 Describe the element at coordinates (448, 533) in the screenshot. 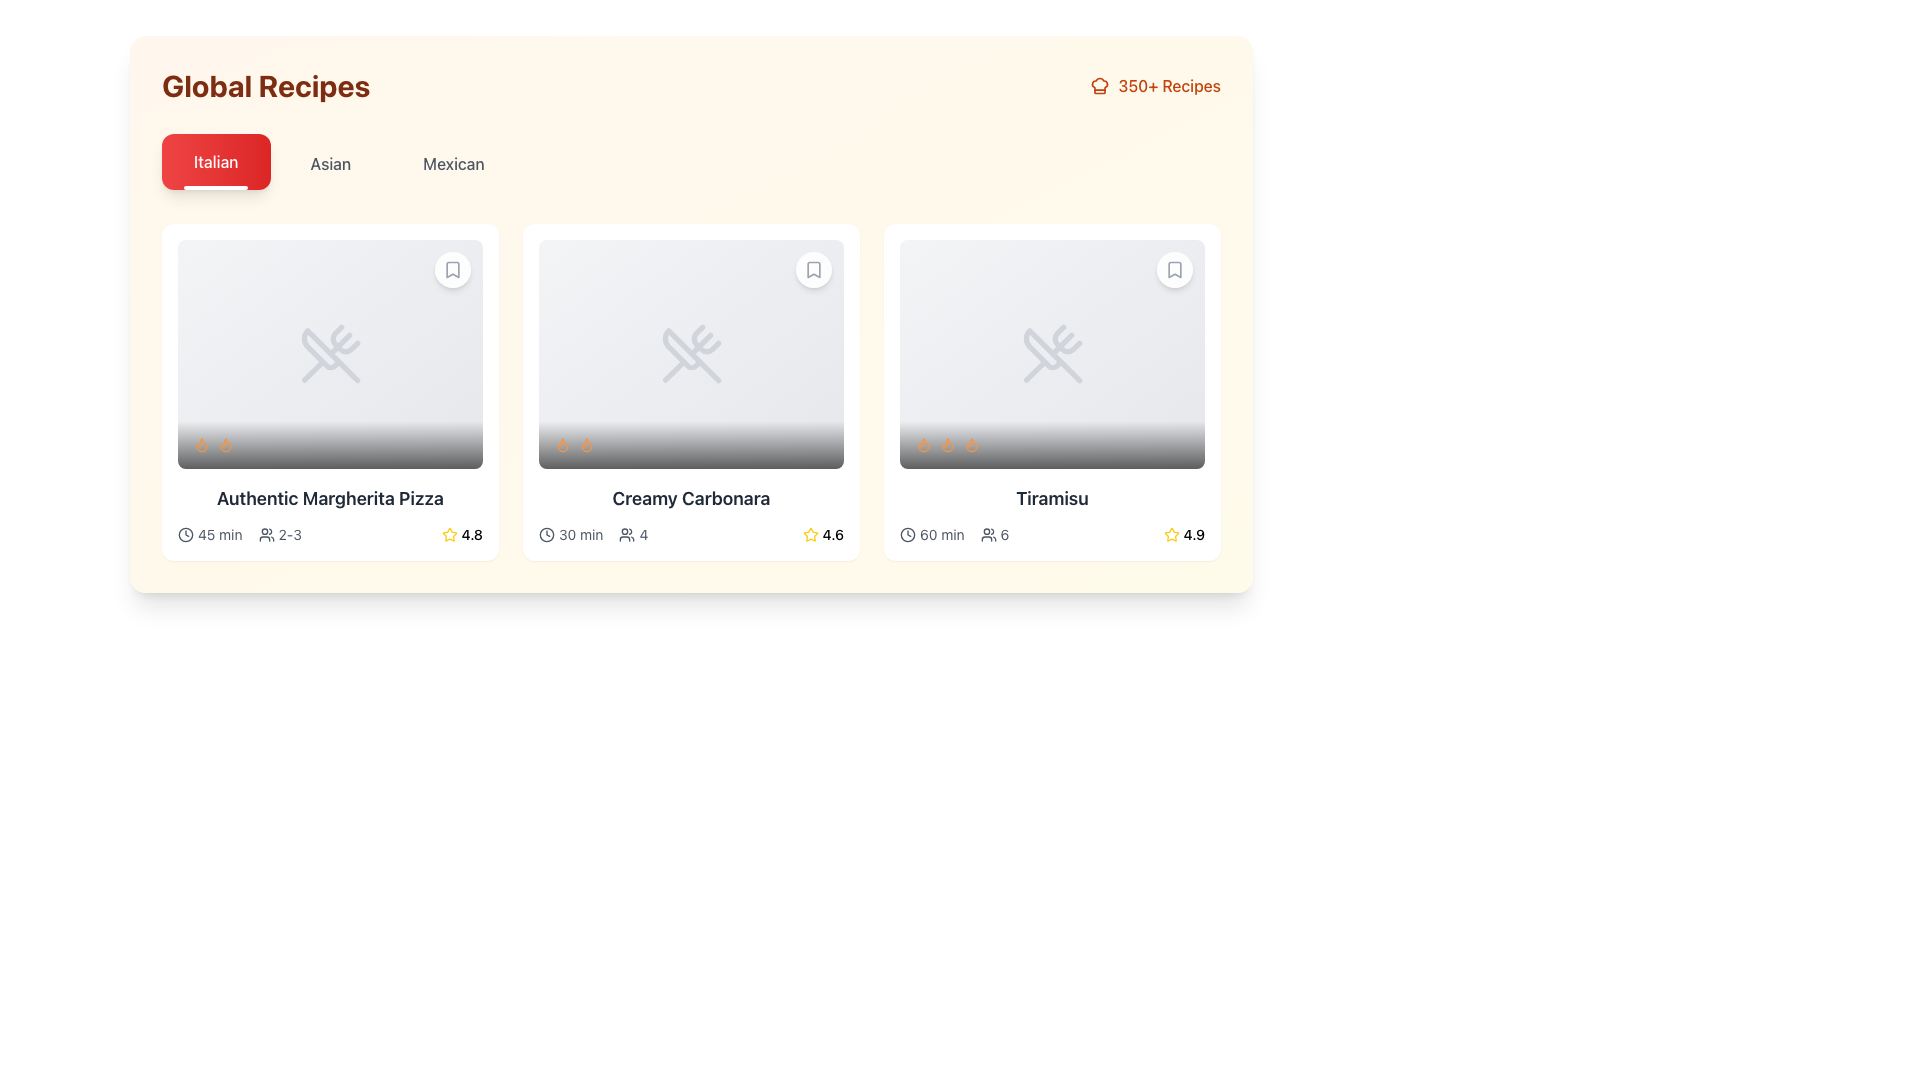

I see `the yellow star-shaped rating icon for 'Authentic Margherita Pizza' located in the Italian recipes section, which is accompanied by the rating value '4.8'` at that location.